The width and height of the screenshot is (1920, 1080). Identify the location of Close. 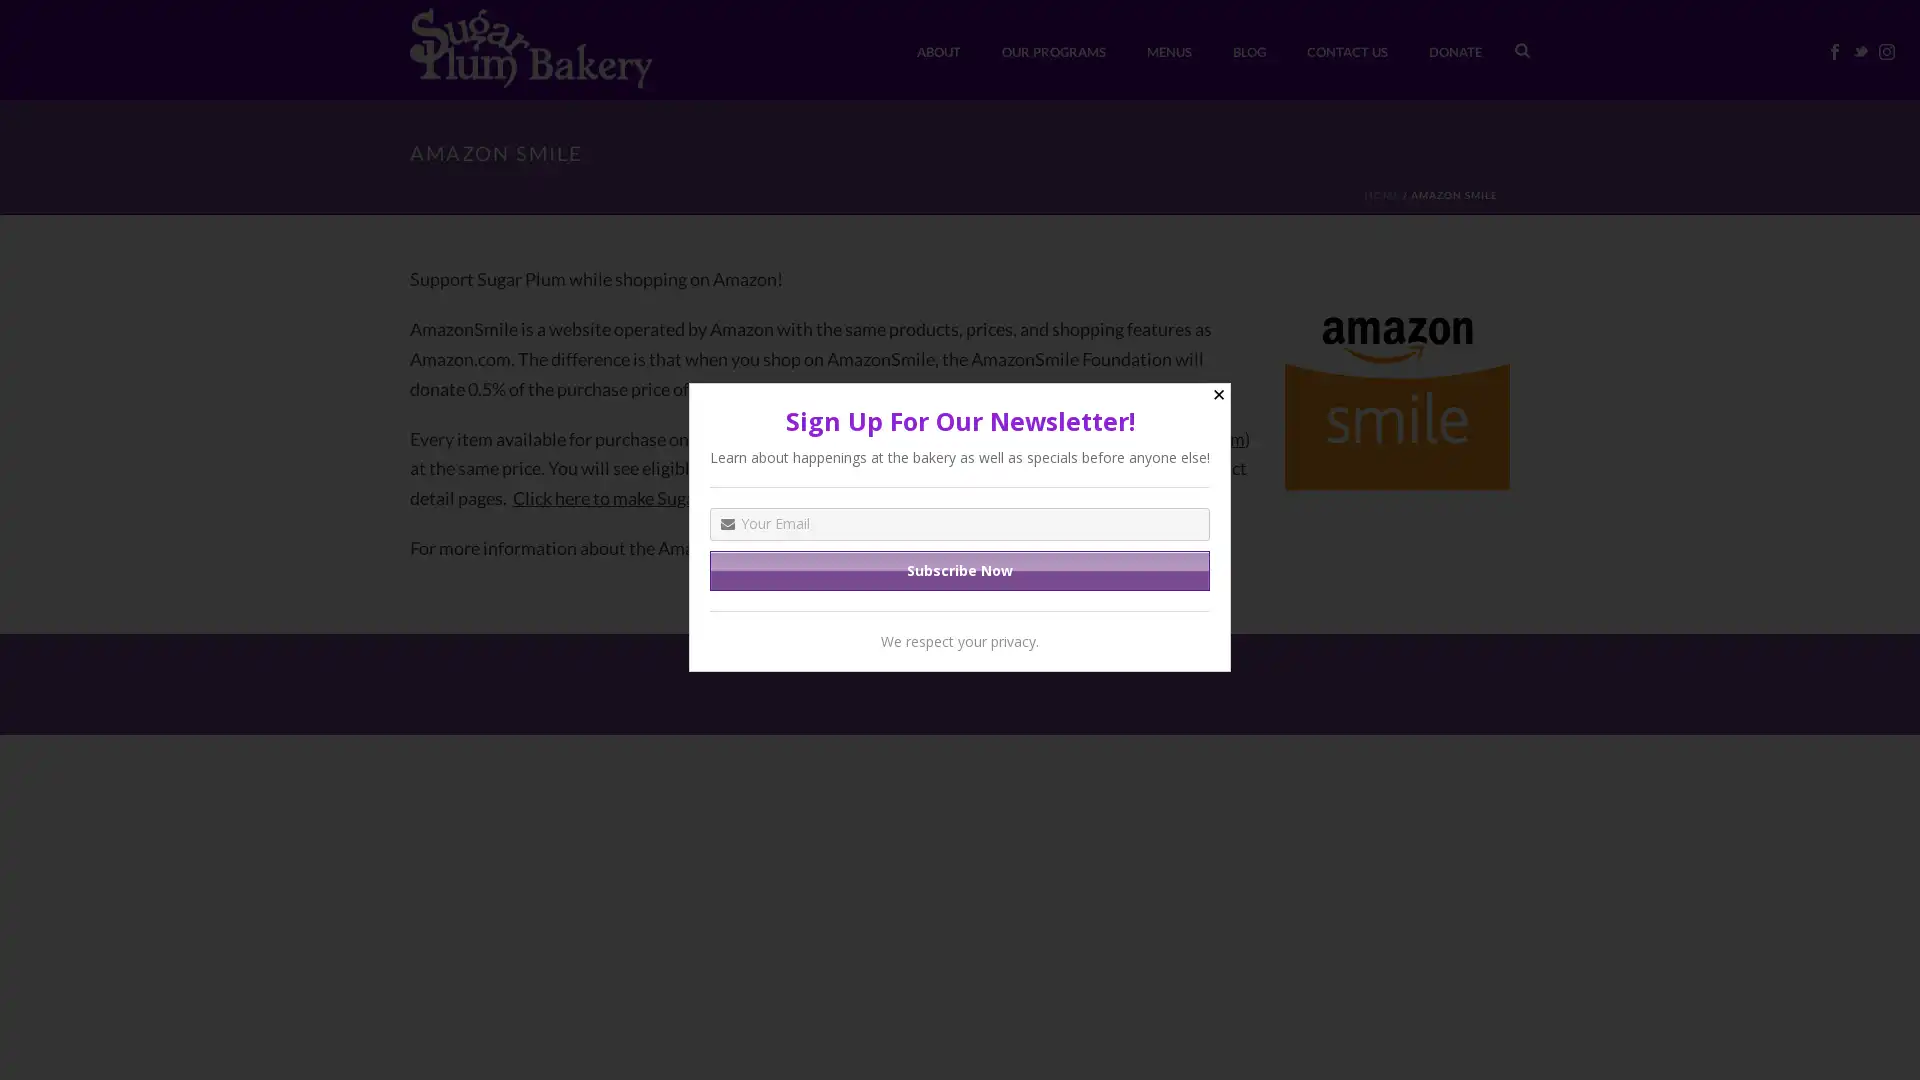
(1217, 395).